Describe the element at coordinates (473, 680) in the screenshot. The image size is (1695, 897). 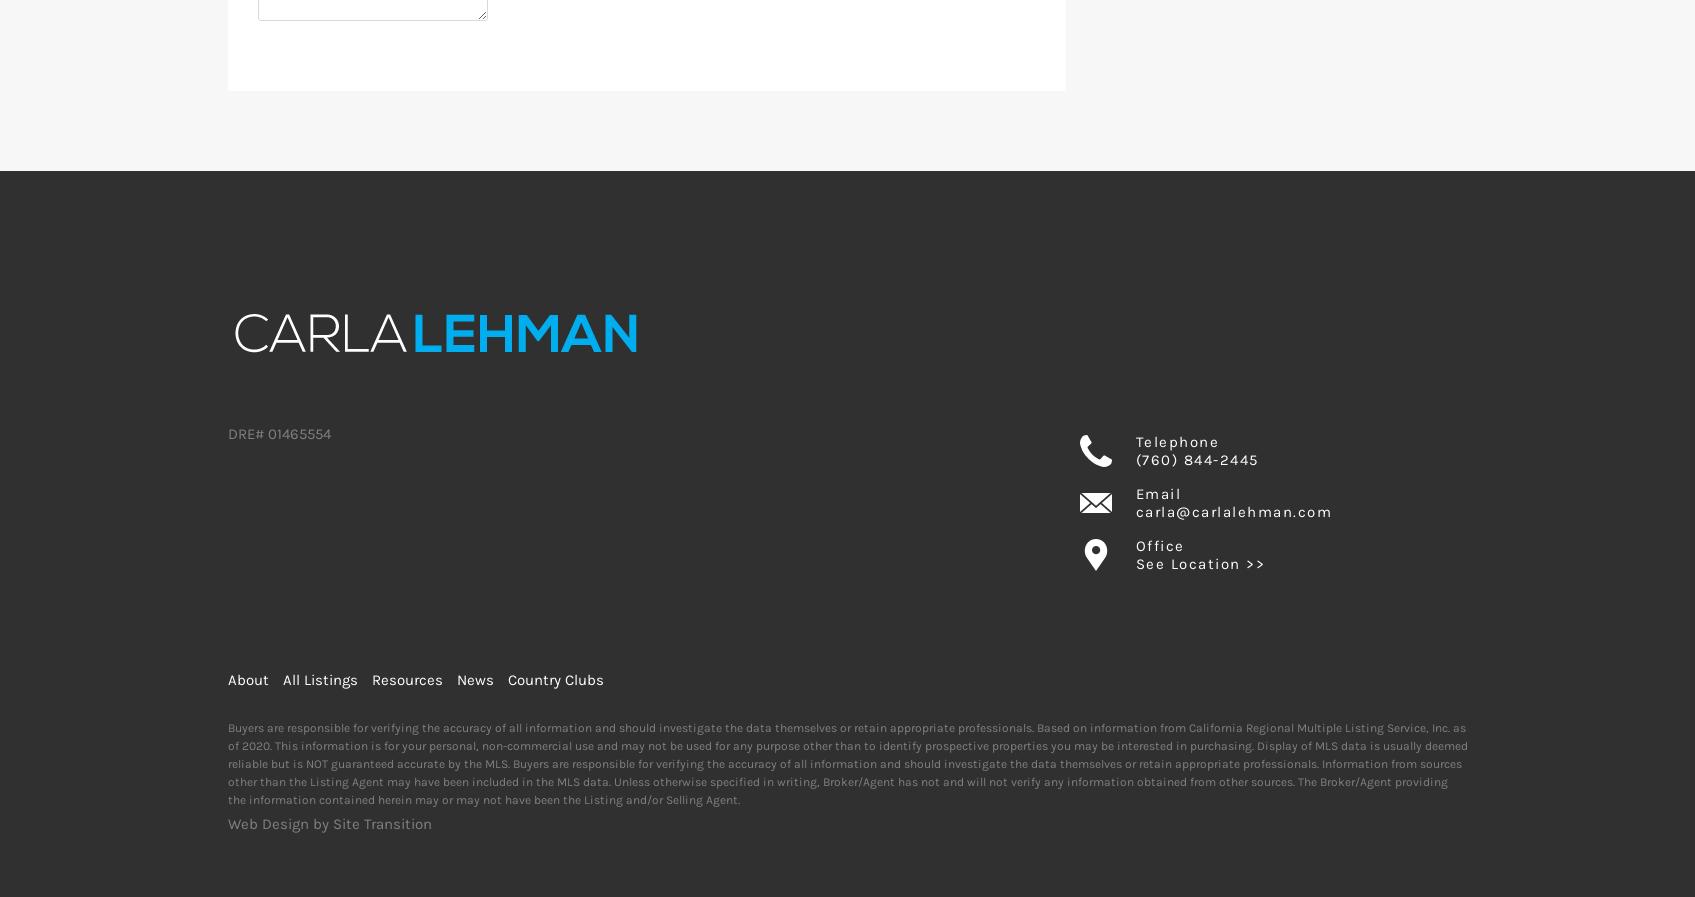
I see `'News'` at that location.